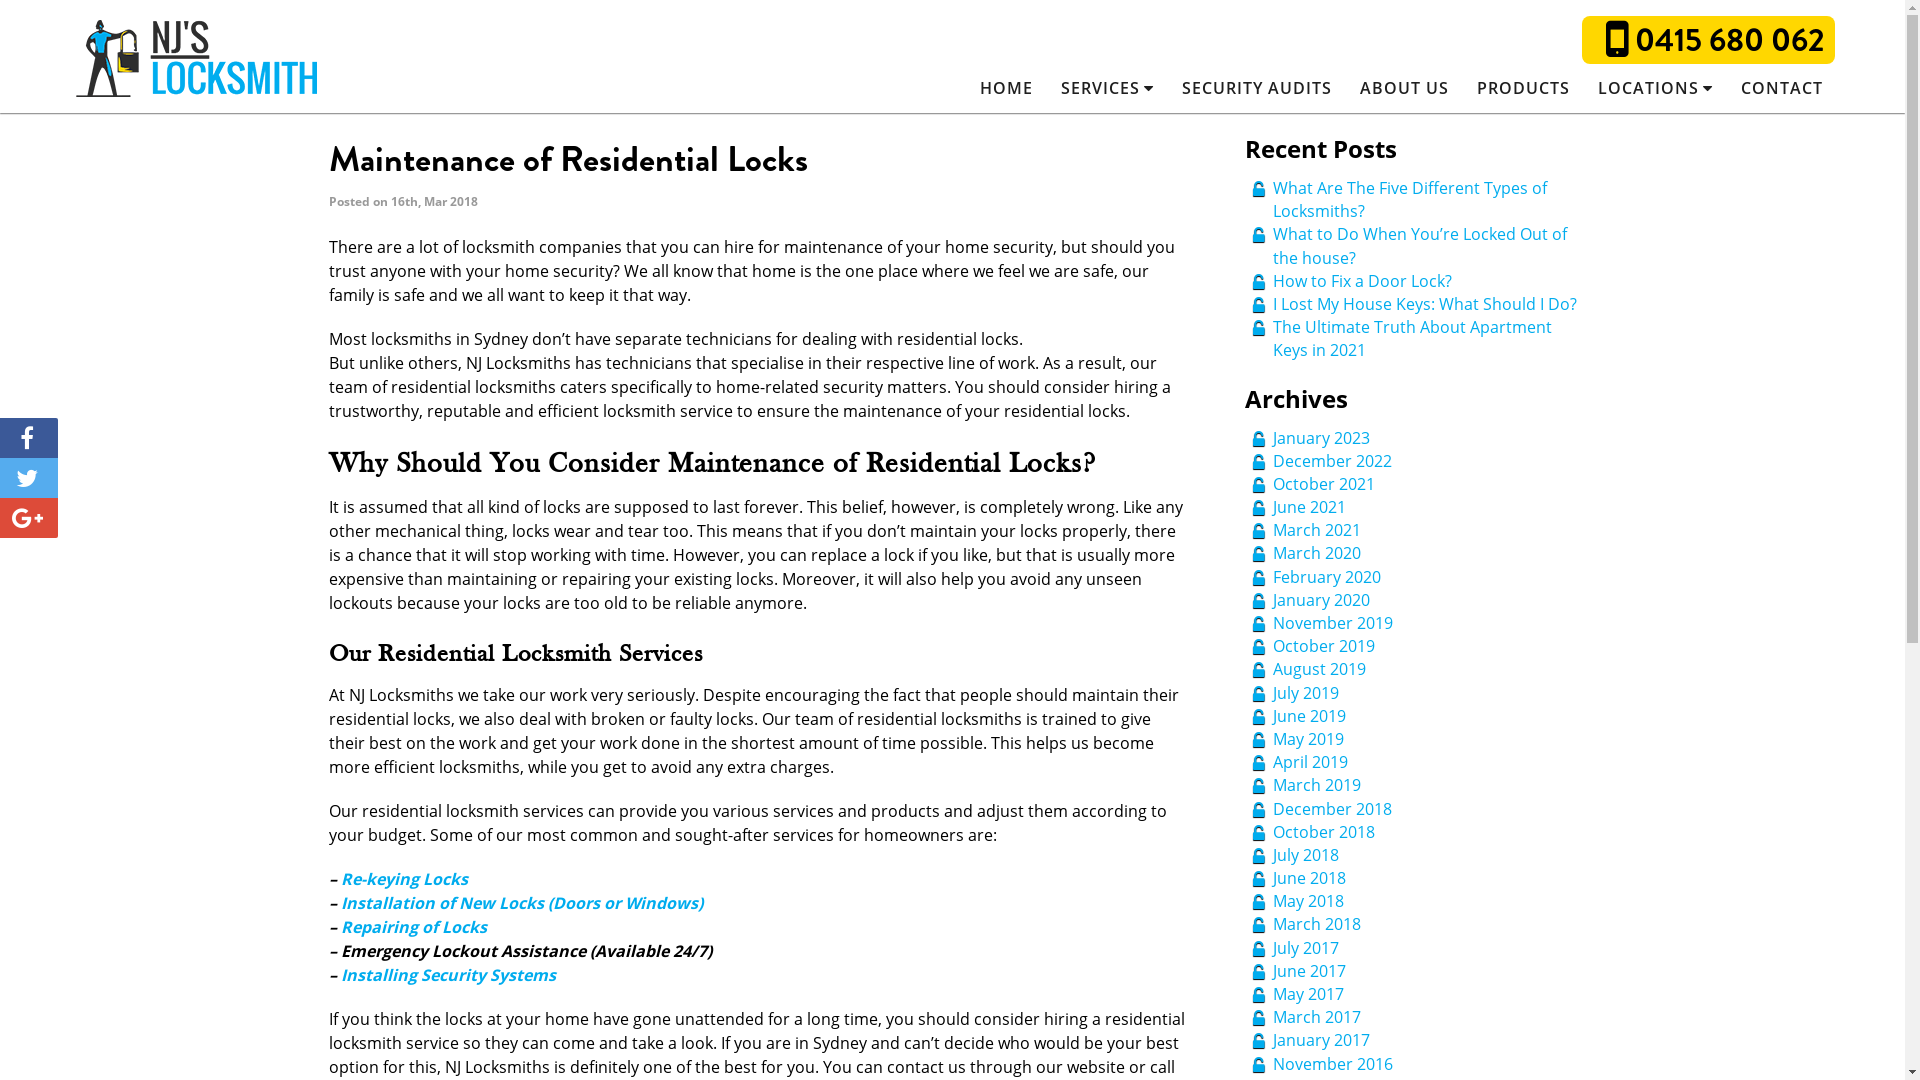  I want to click on 'July 2019', so click(1271, 692).